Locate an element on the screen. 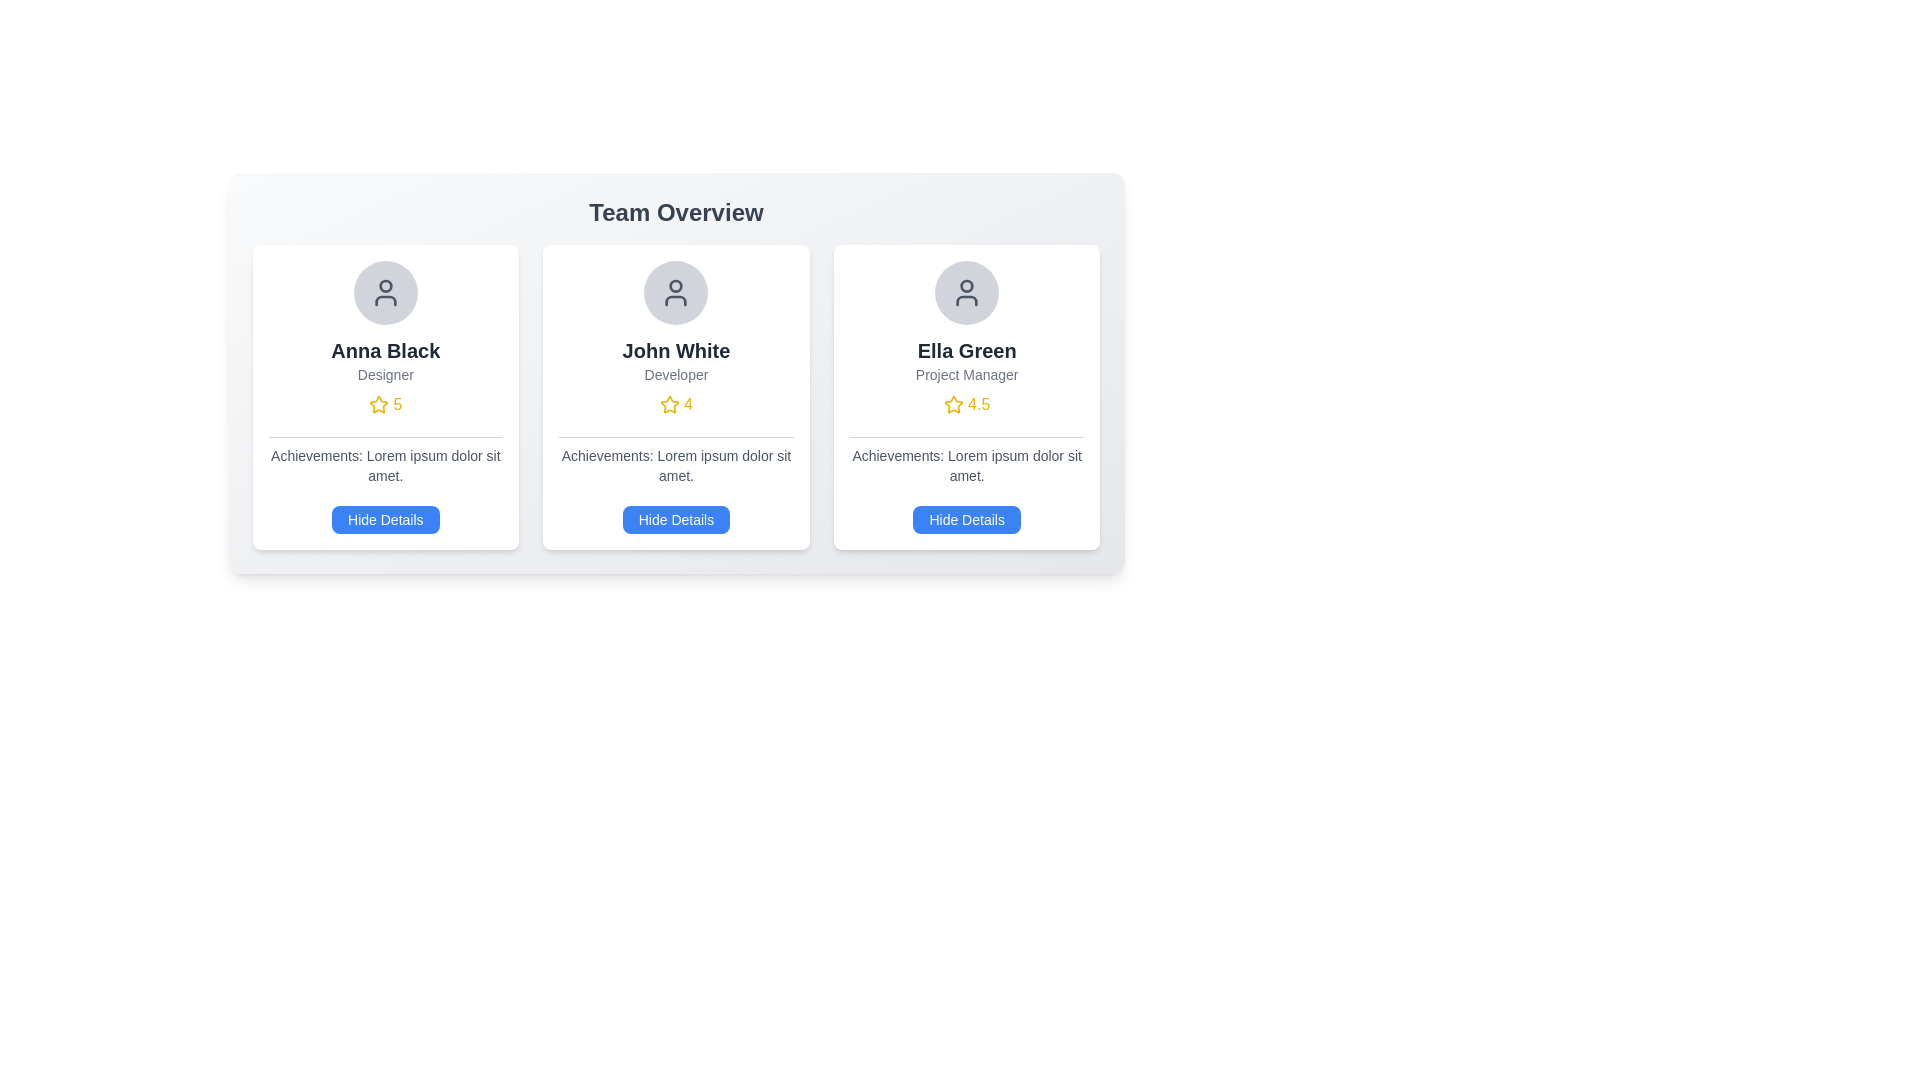 This screenshot has height=1080, width=1920. rating value displayed as '4.5' in the yellow text label with a star icon, located in the card of 'Ella Green' below 'Project Manager' is located at coordinates (967, 405).